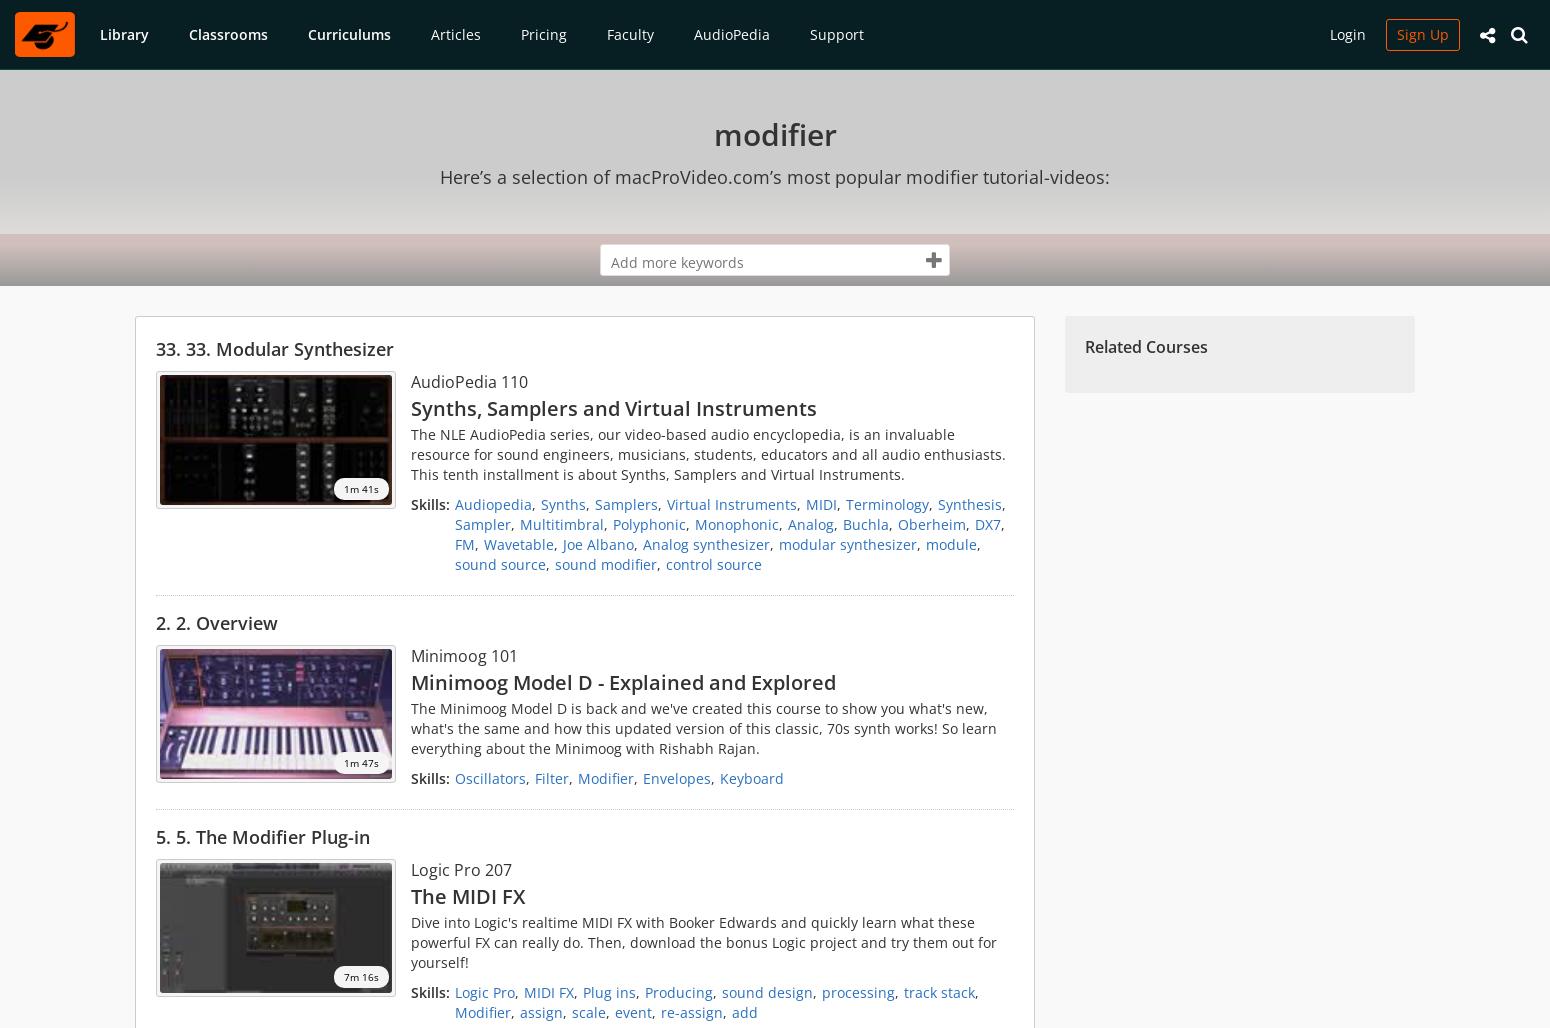 Image resolution: width=1550 pixels, height=1028 pixels. What do you see at coordinates (360, 974) in the screenshot?
I see `'7m 16s'` at bounding box center [360, 974].